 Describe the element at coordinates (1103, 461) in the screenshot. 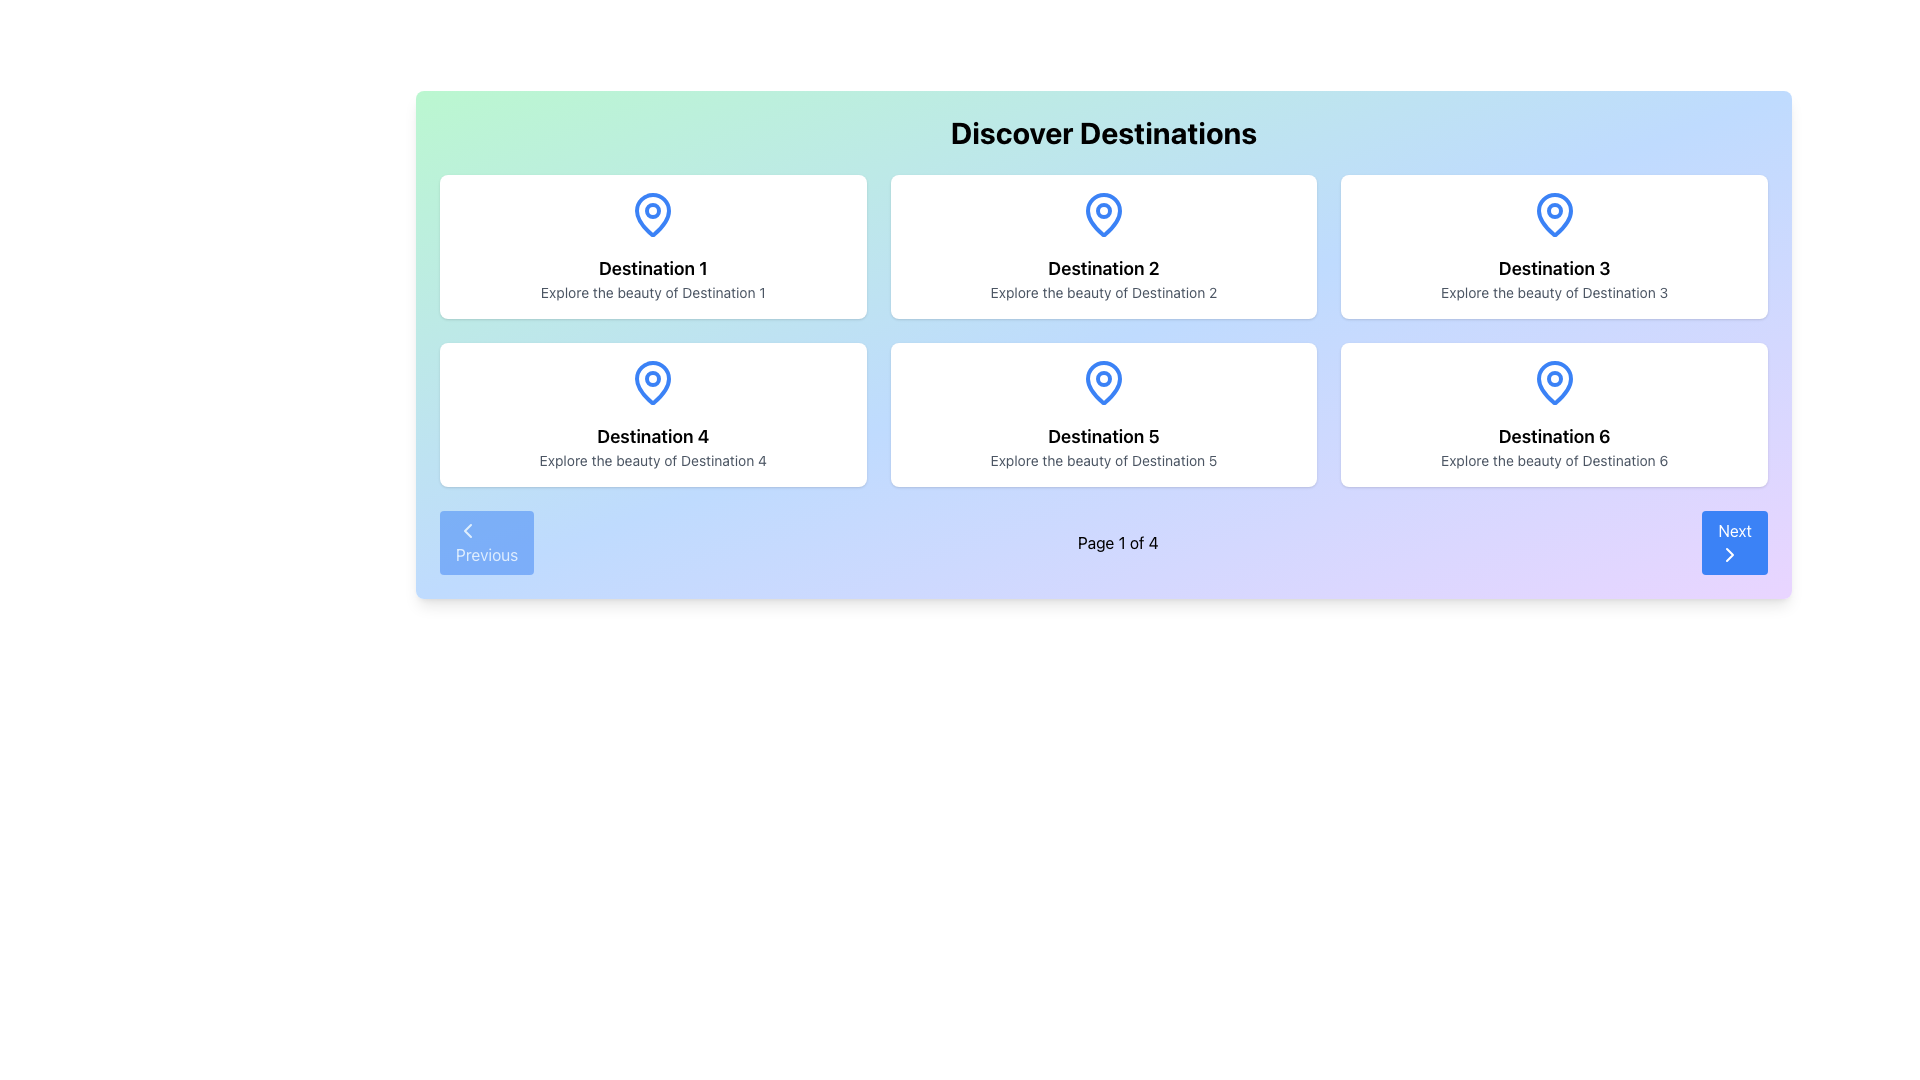

I see `text element located in the fifth card of a grid layout, positioned below the title 'Destination 5' and above the card's bottom edge` at that location.